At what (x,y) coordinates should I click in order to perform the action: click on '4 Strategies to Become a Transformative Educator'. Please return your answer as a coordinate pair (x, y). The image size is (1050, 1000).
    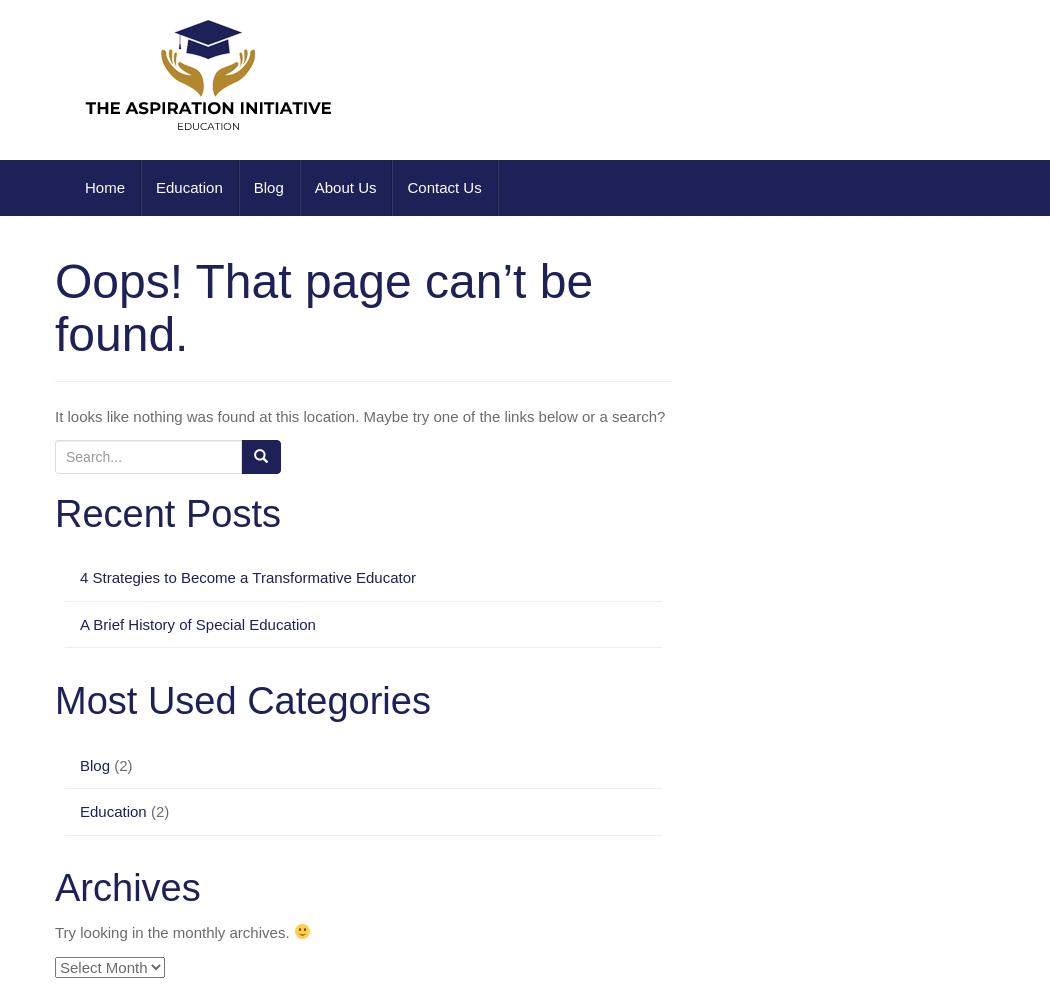
    Looking at the image, I should click on (248, 576).